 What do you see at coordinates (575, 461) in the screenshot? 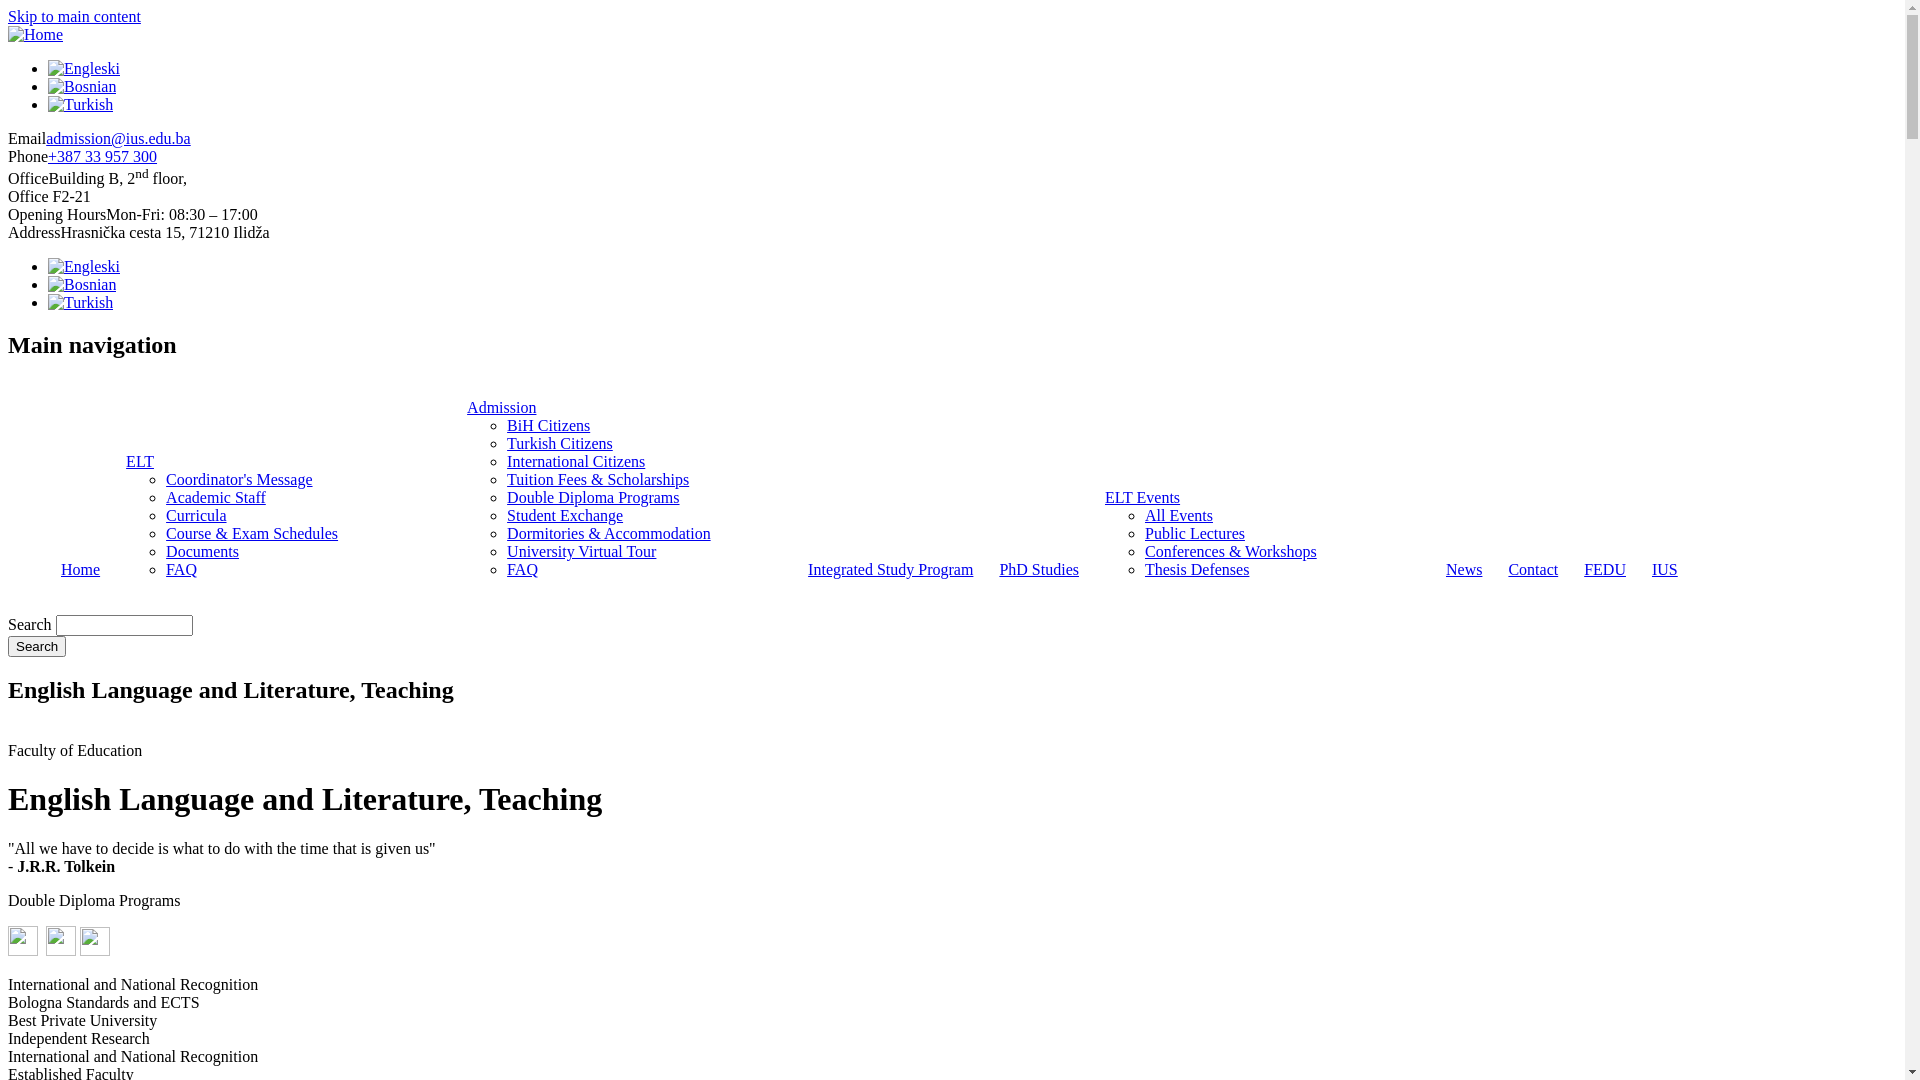
I see `'International Citizens'` at bounding box center [575, 461].